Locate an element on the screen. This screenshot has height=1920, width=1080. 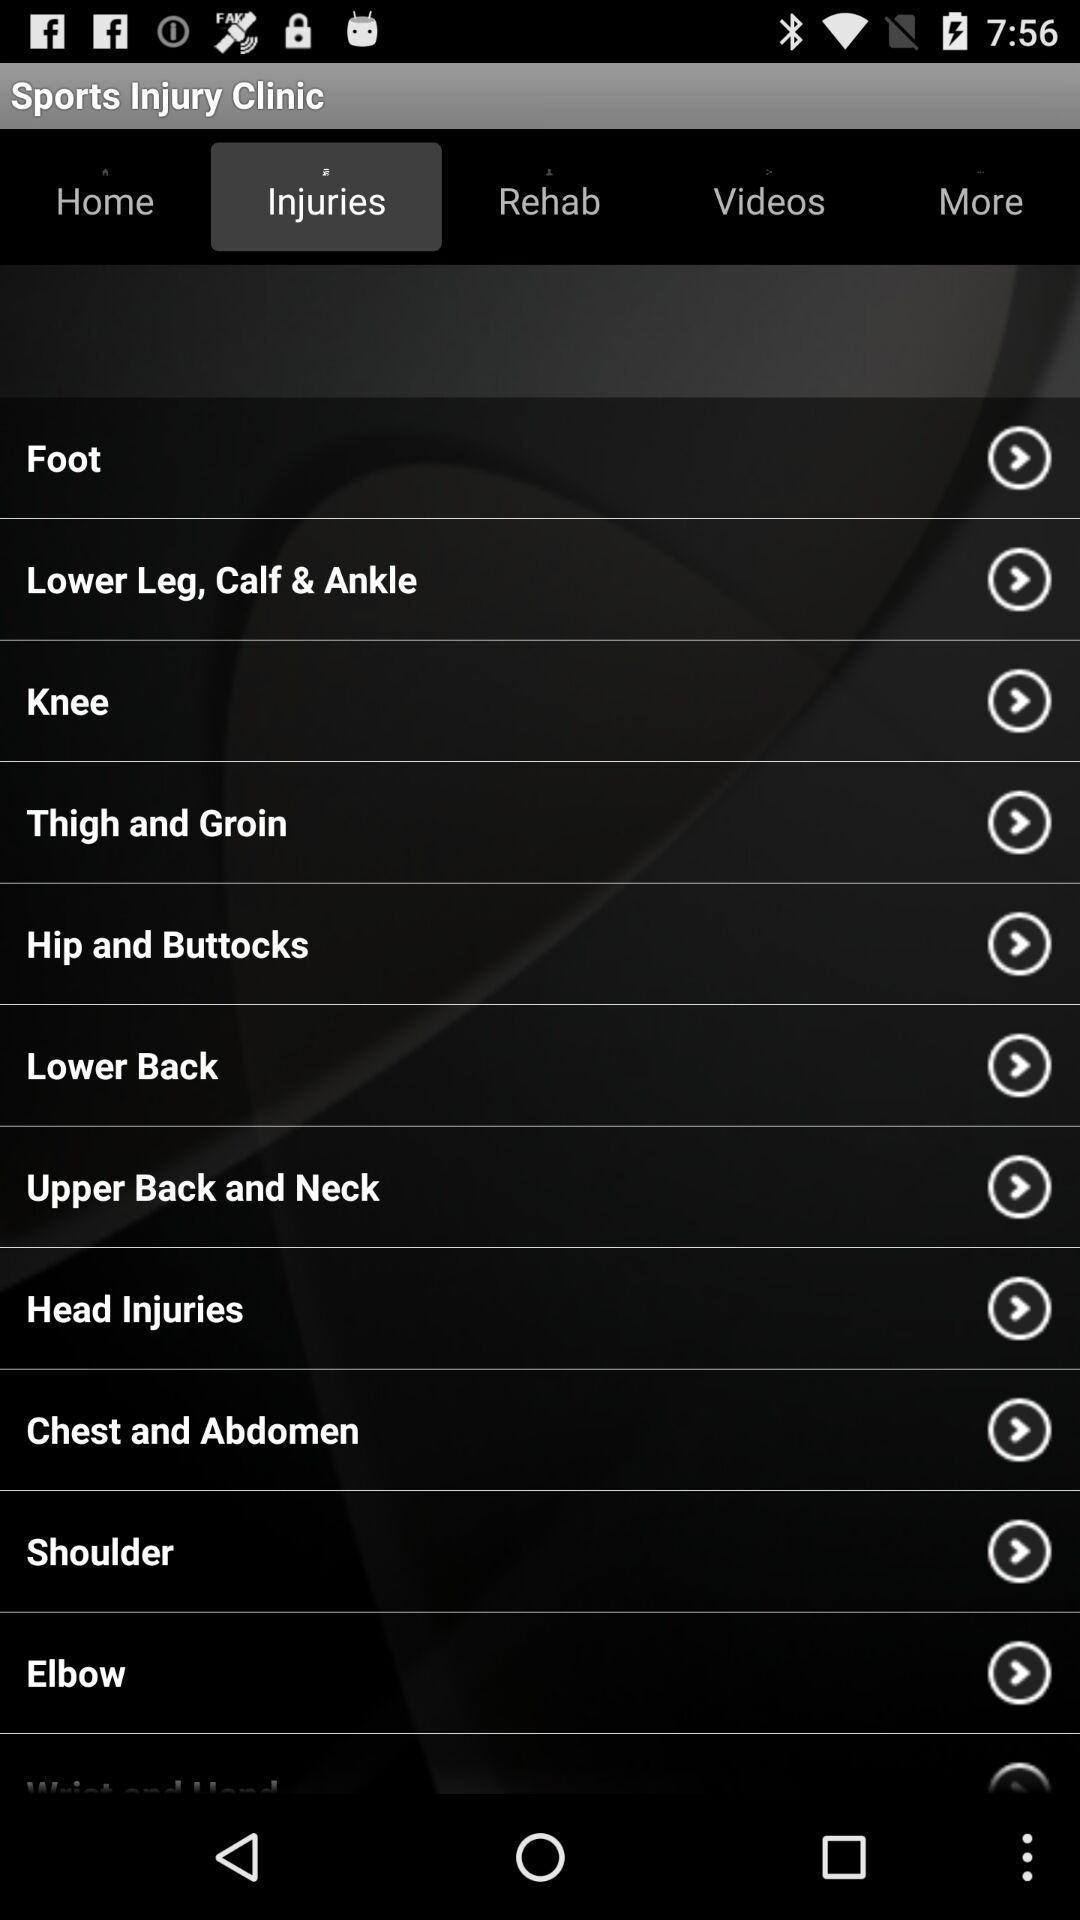
the icon to the right of the lower back app is located at coordinates (1019, 1064).